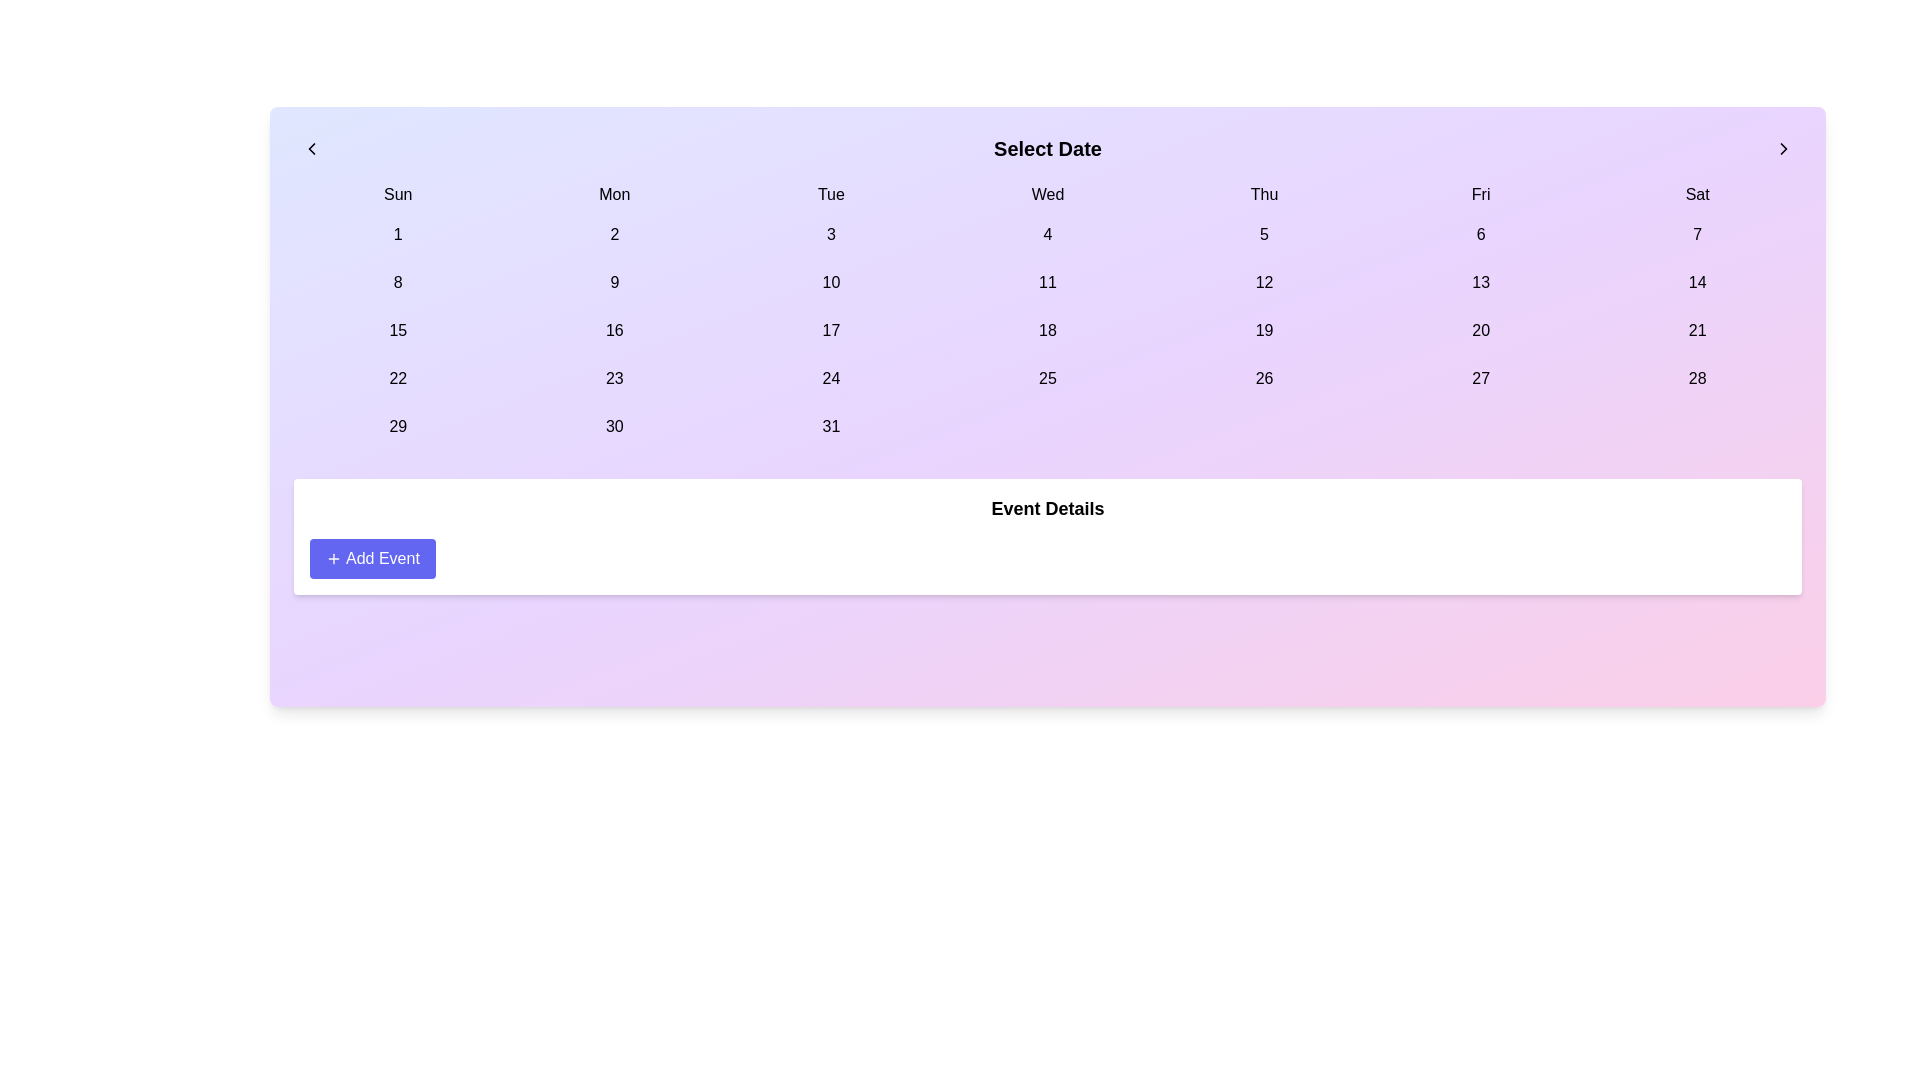 The width and height of the screenshot is (1920, 1080). I want to click on the button located within the 'Event Details' card, so click(372, 559).